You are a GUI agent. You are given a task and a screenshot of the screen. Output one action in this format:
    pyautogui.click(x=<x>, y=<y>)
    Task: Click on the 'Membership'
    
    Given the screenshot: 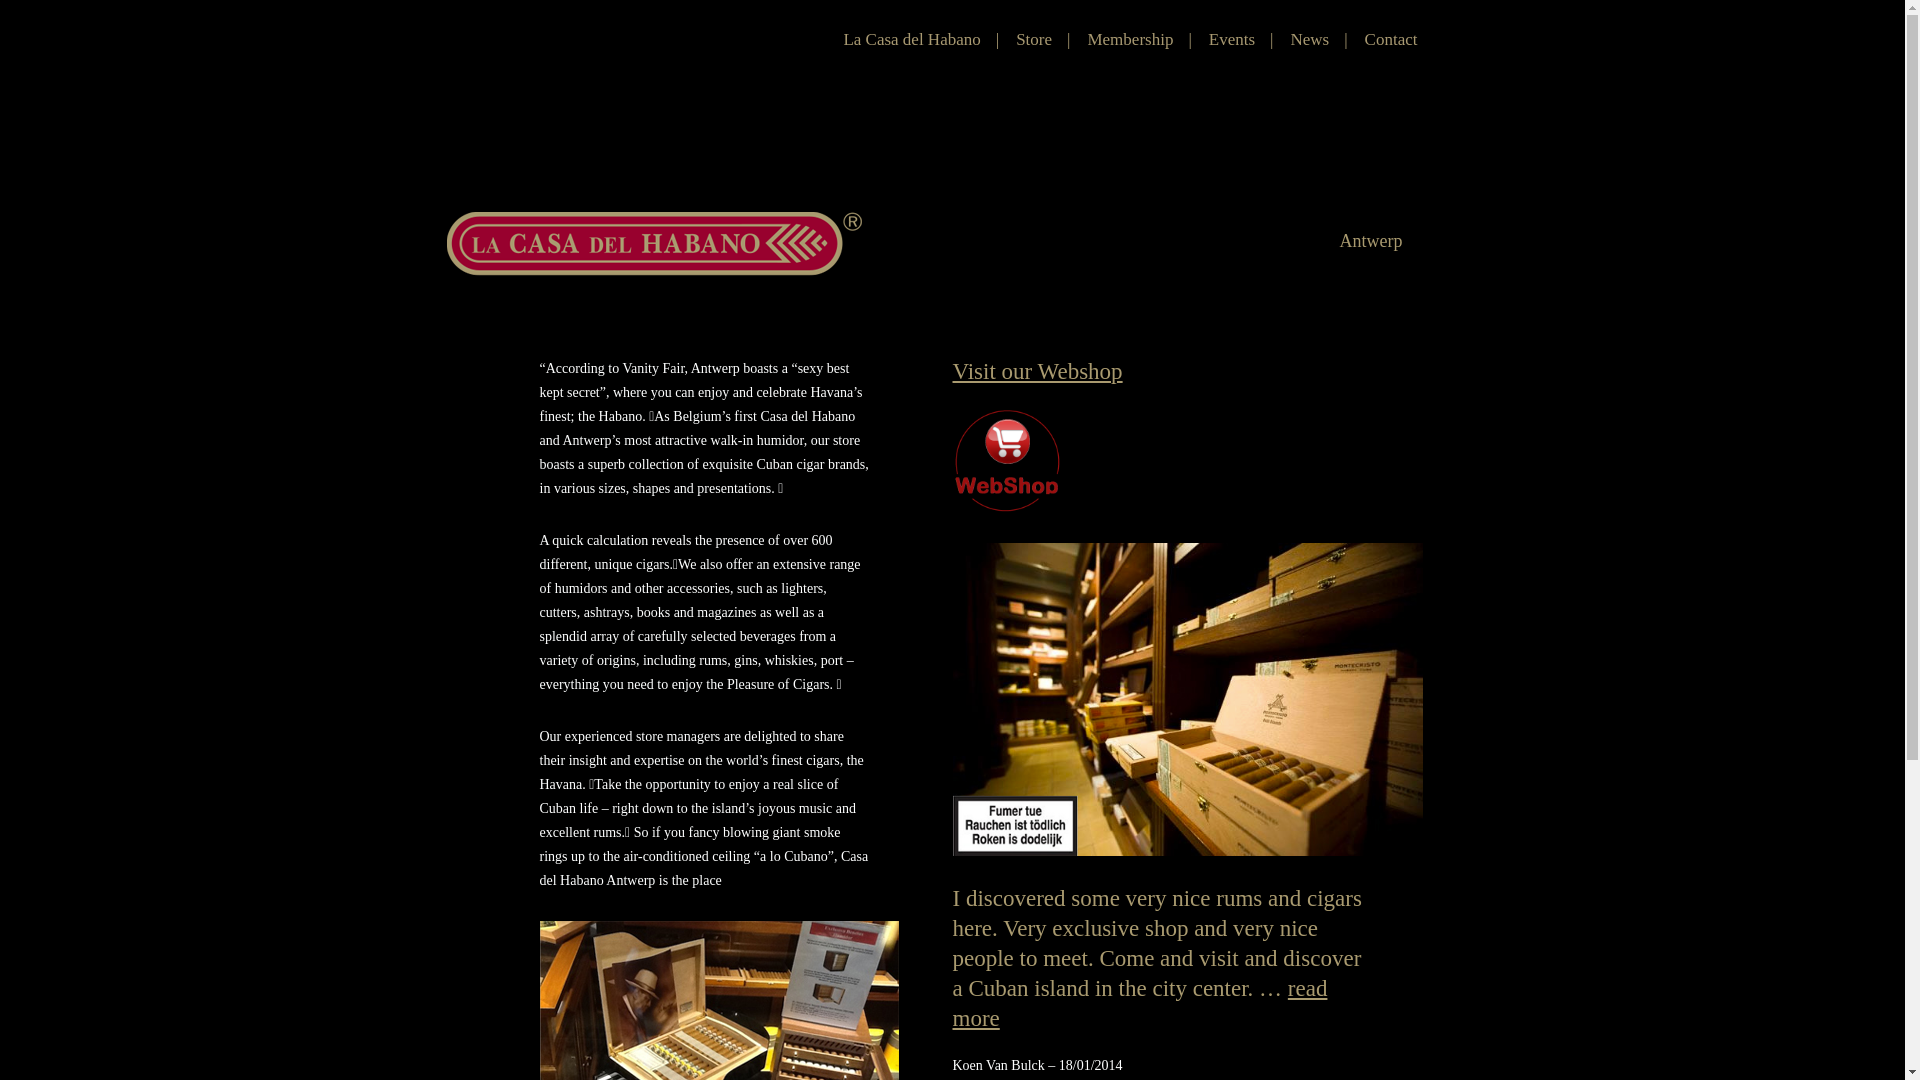 What is the action you would take?
    pyautogui.click(x=1129, y=39)
    